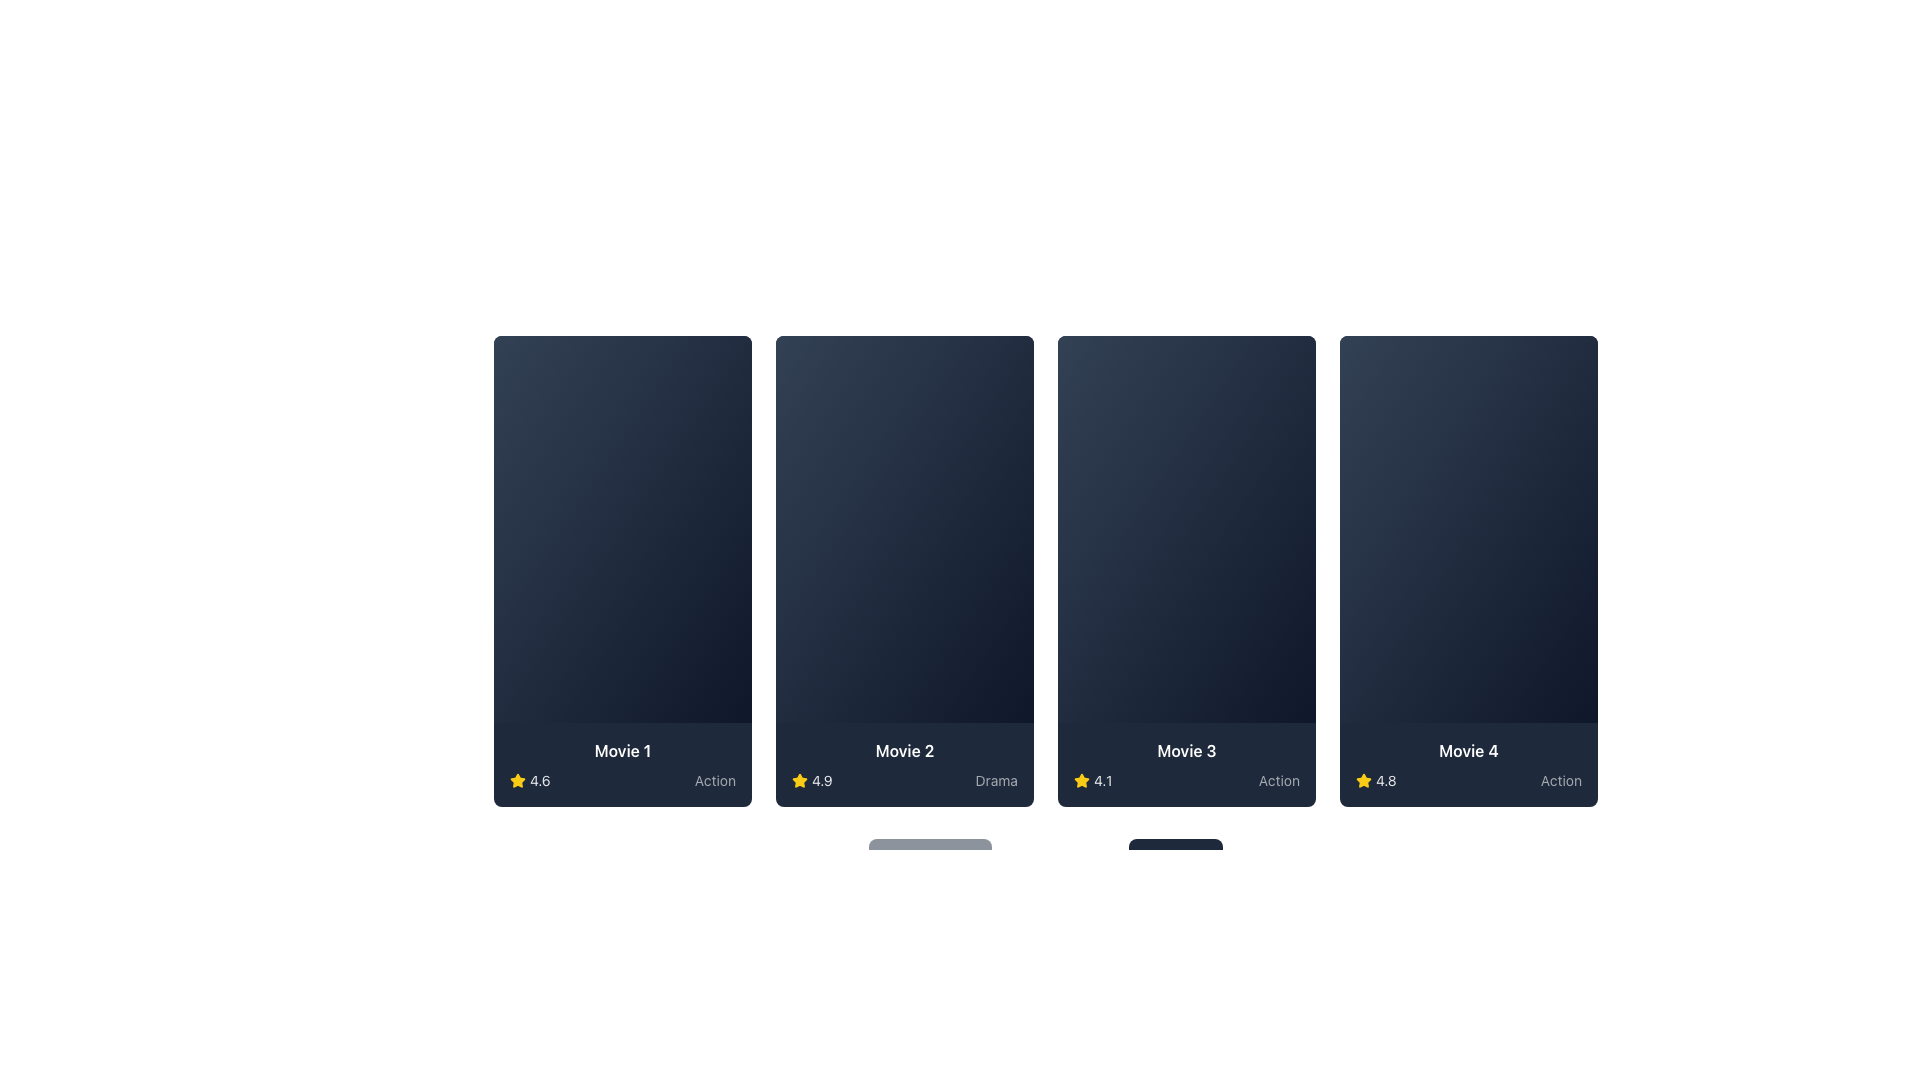  I want to click on the text label representing the genre of the media associated with the card labeled 'Movie 1', located at the bottom-right corner of the card, so click(715, 779).